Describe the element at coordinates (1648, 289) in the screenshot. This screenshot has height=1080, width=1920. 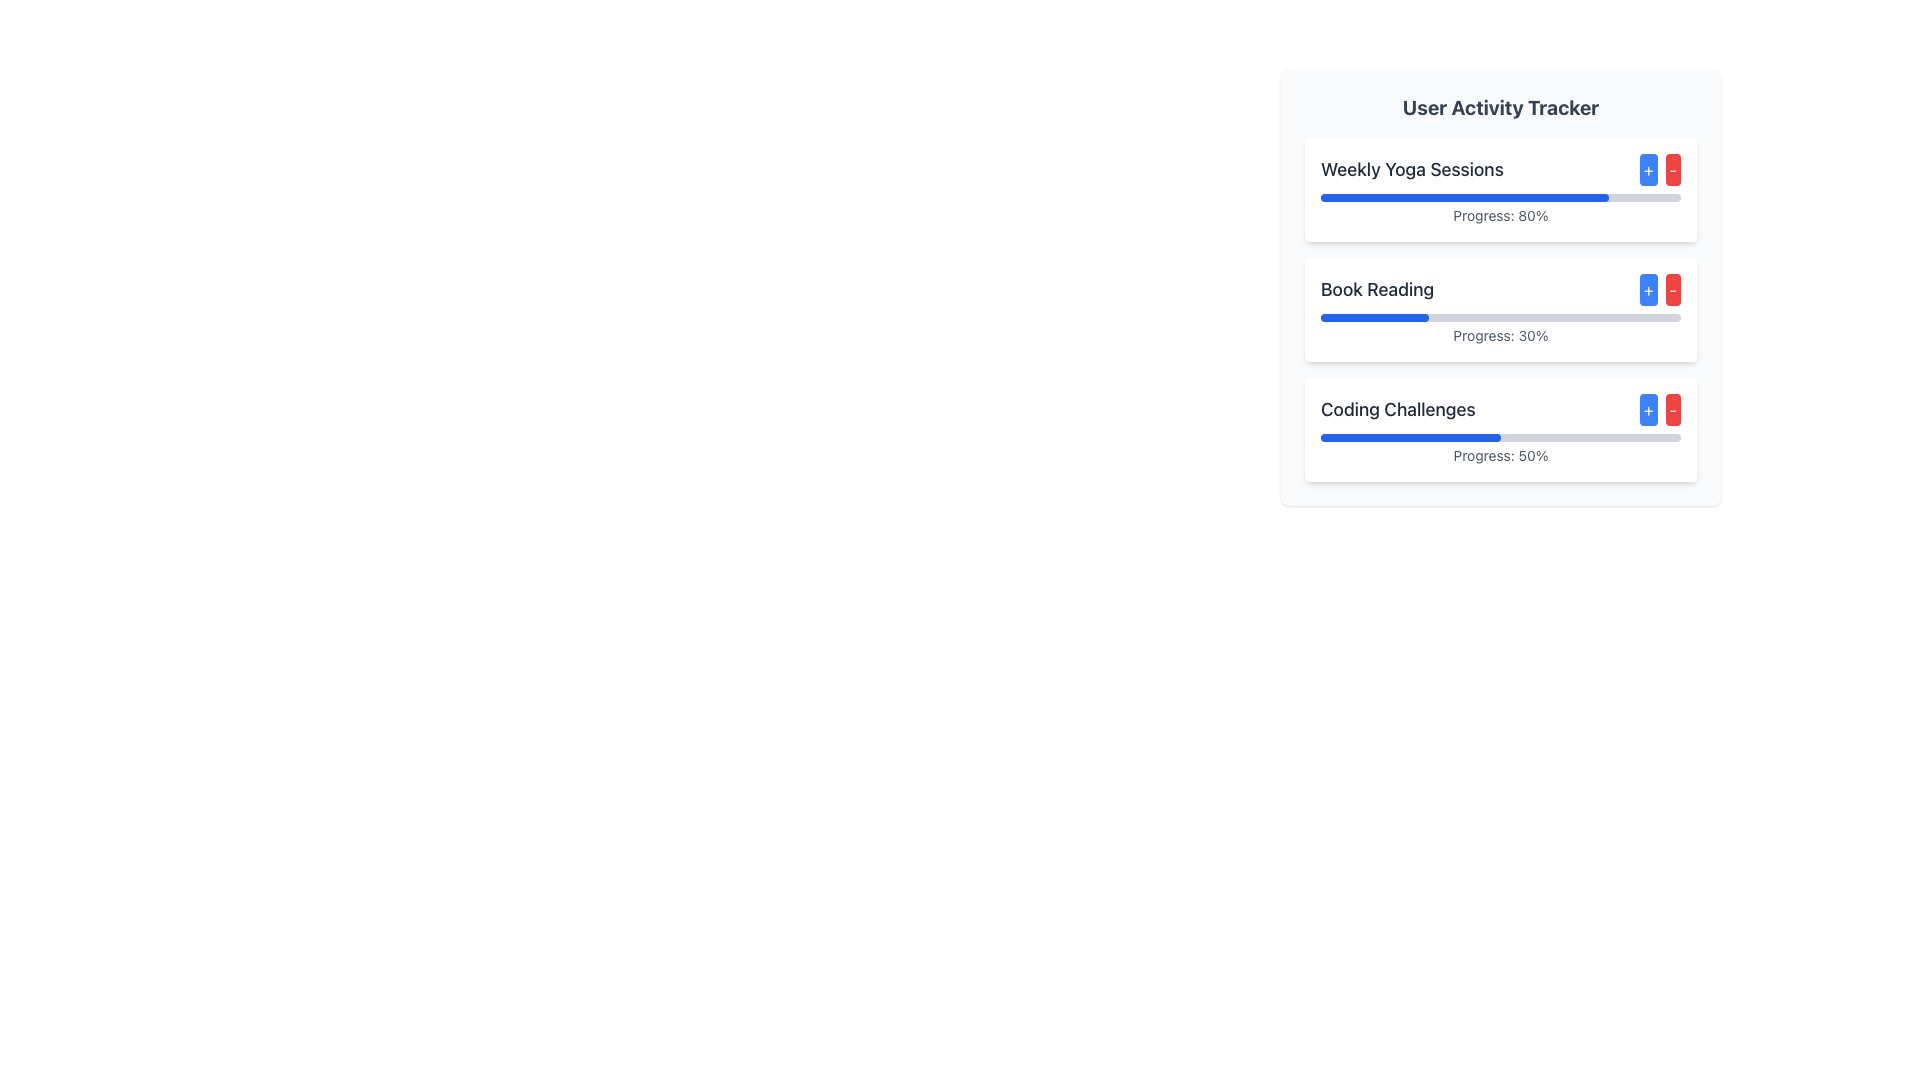
I see `the small rectangular blue button with a white plus sign ('+') located on the right-hand side of the 'Book Reading' section to increment the activity count` at that location.